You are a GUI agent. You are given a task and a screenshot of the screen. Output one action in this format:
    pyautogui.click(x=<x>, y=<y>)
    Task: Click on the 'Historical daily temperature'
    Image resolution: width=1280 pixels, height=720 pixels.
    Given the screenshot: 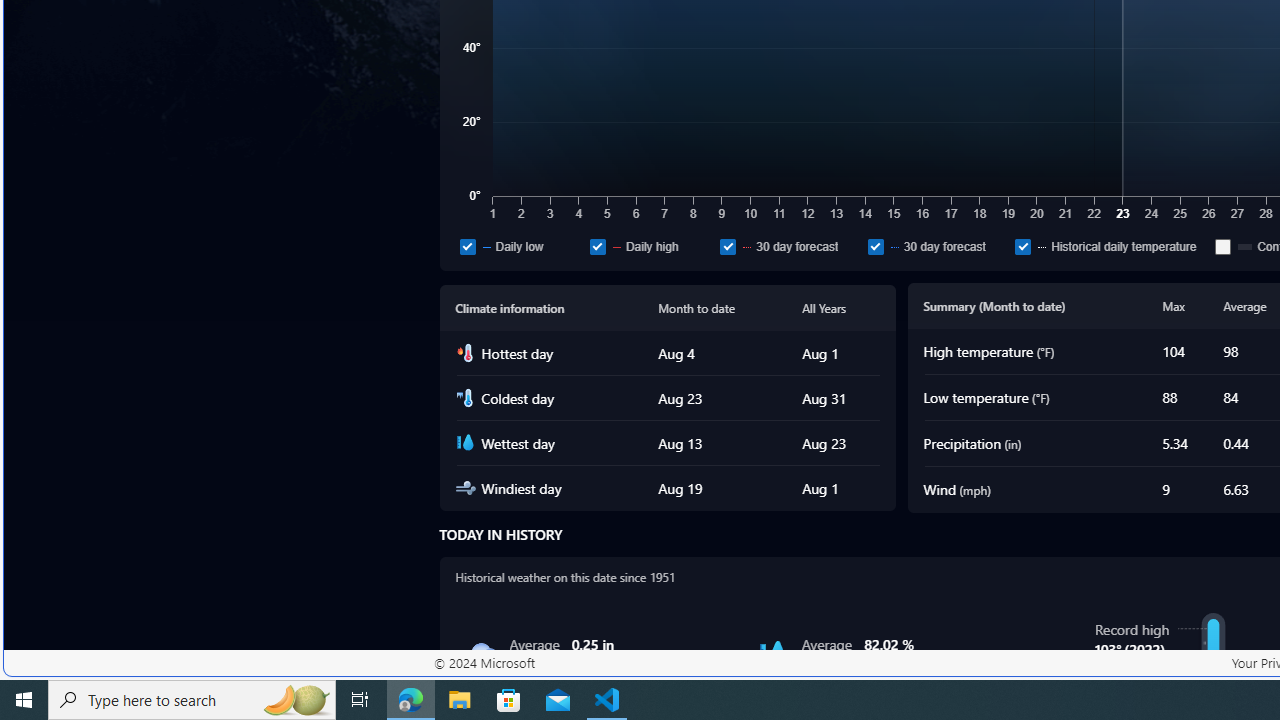 What is the action you would take?
    pyautogui.click(x=1110, y=245)
    